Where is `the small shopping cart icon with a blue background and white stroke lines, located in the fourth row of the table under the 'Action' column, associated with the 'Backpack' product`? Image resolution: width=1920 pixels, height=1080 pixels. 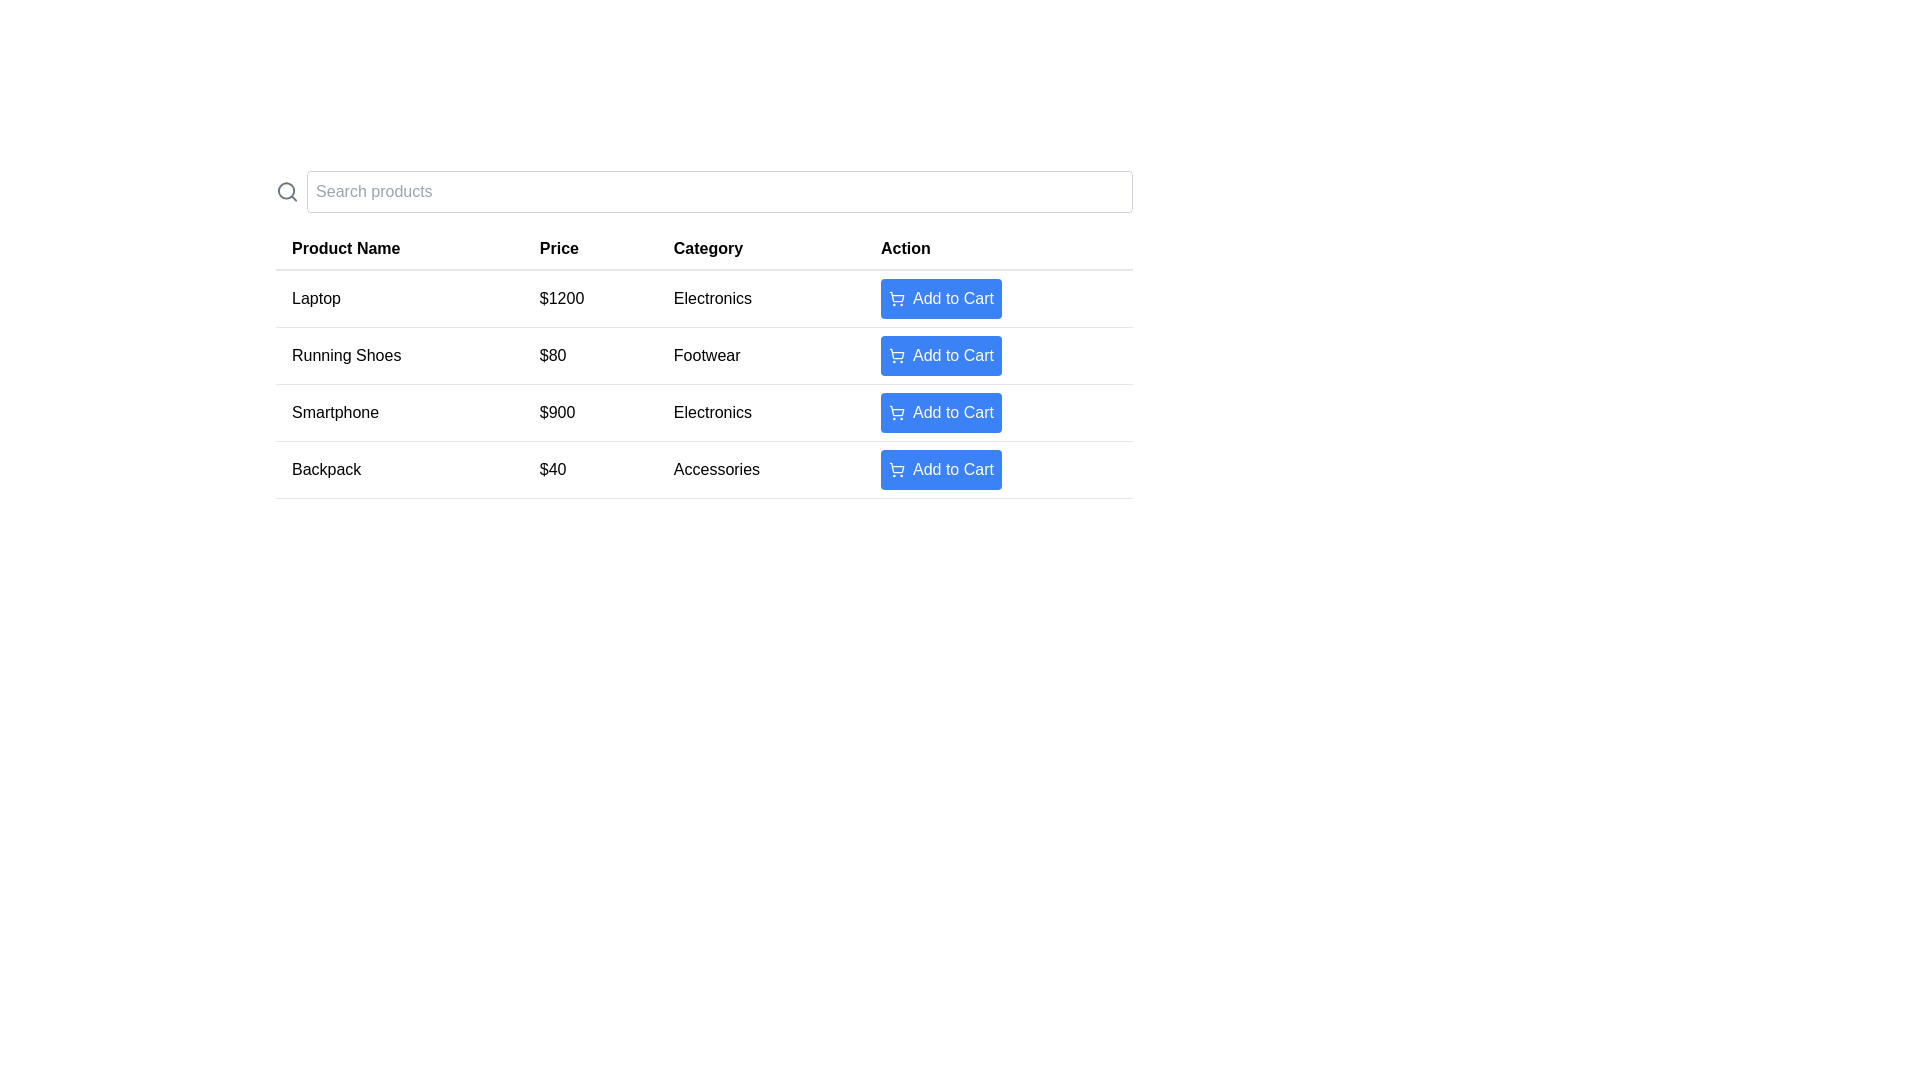
the small shopping cart icon with a blue background and white stroke lines, located in the fourth row of the table under the 'Action' column, associated with the 'Backpack' product is located at coordinates (896, 470).